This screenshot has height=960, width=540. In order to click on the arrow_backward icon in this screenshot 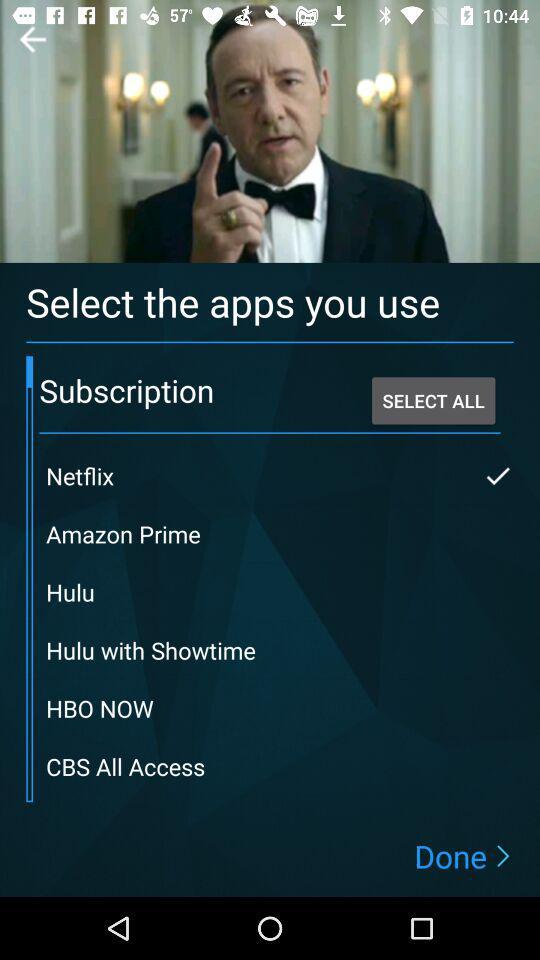, I will do `click(31, 38)`.